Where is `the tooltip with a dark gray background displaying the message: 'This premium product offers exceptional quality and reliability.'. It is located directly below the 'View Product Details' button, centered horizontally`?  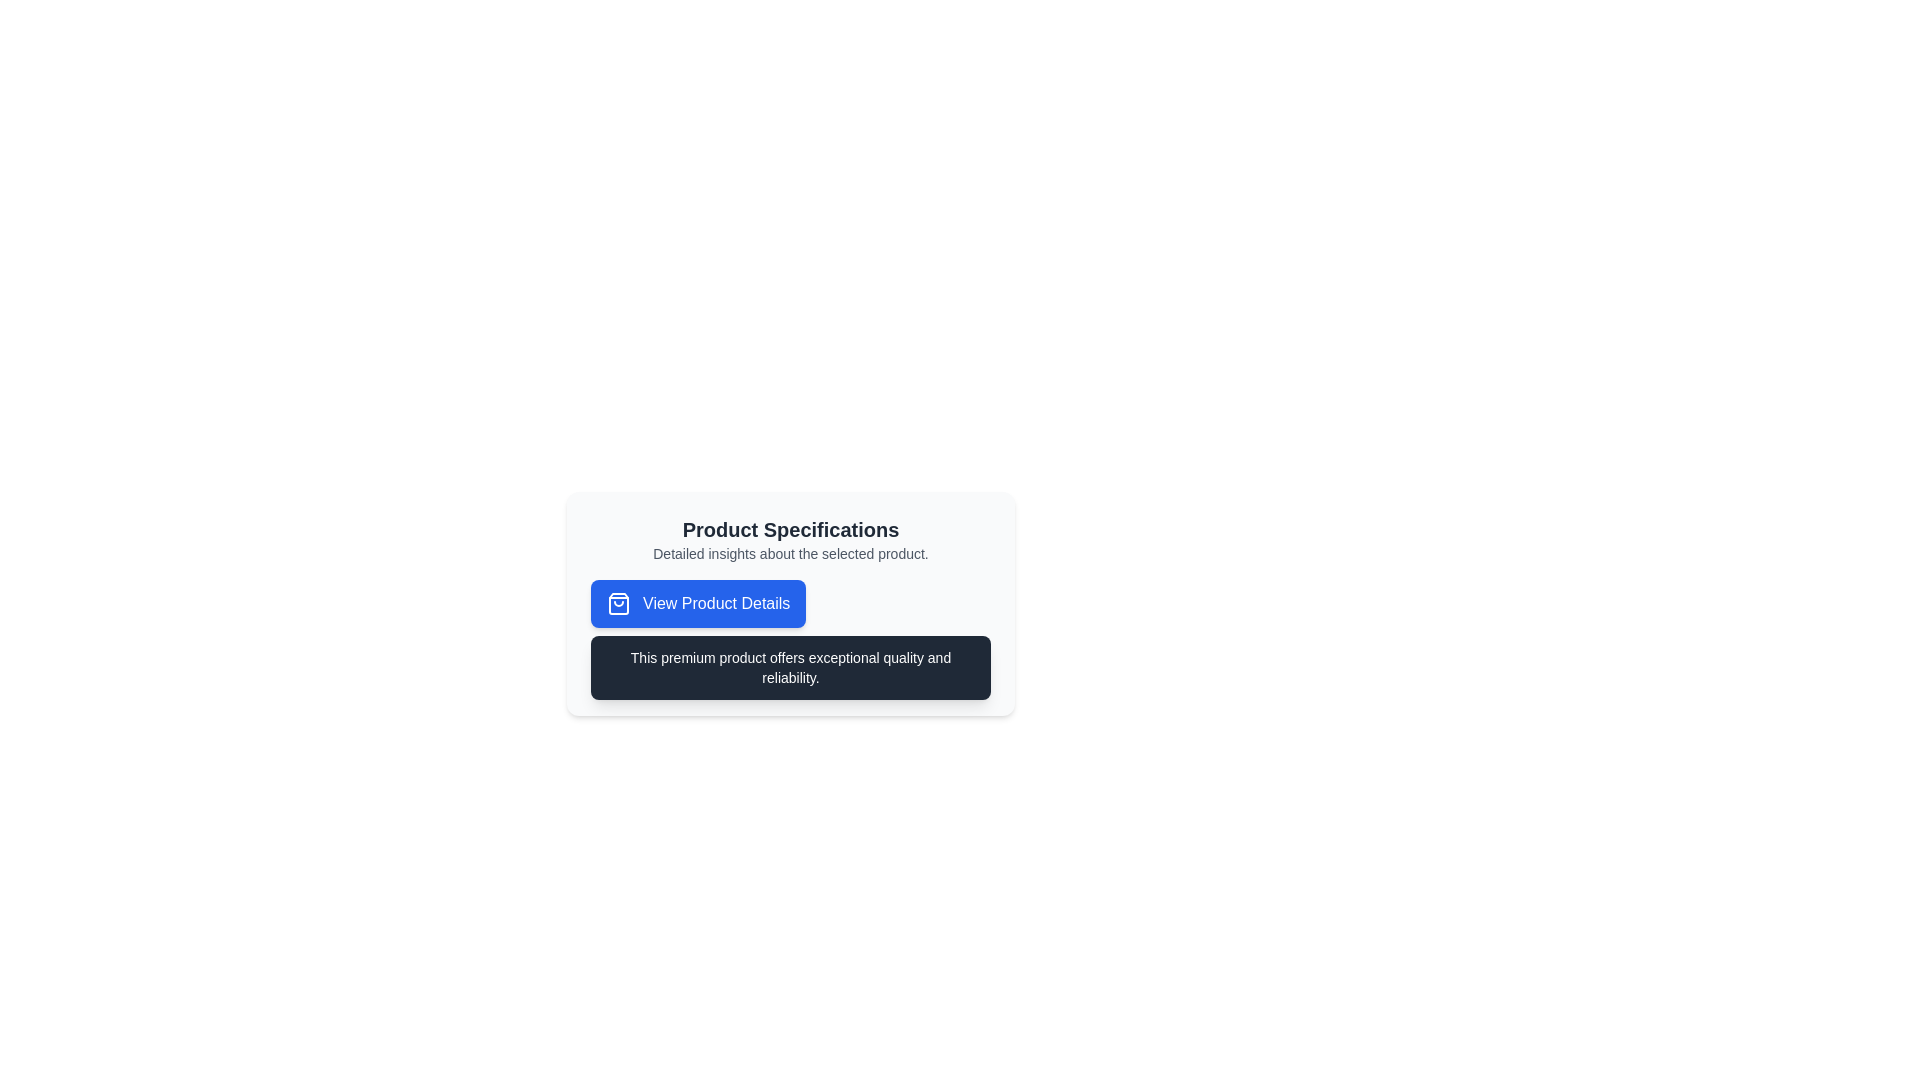 the tooltip with a dark gray background displaying the message: 'This premium product offers exceptional quality and reliability.'. It is located directly below the 'View Product Details' button, centered horizontally is located at coordinates (790, 667).